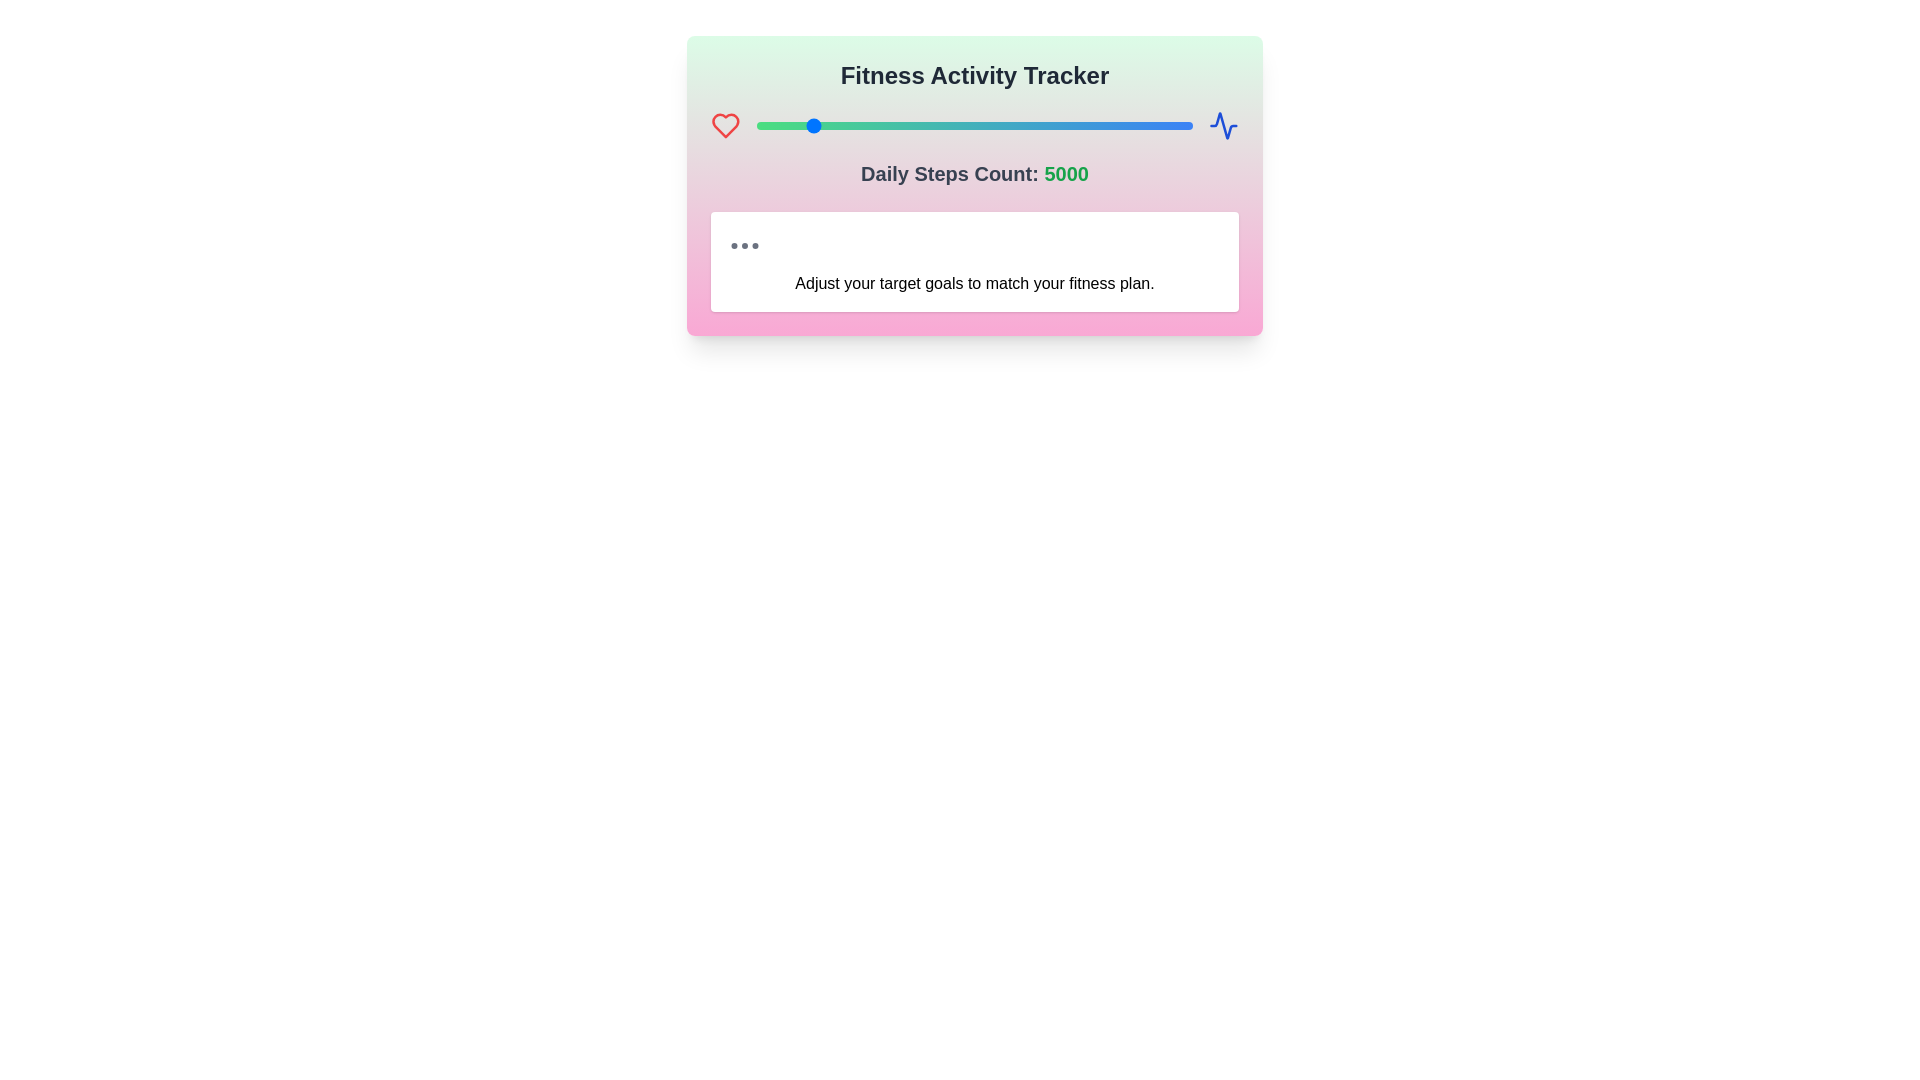  What do you see at coordinates (724, 126) in the screenshot?
I see `the heart icon to interact with it` at bounding box center [724, 126].